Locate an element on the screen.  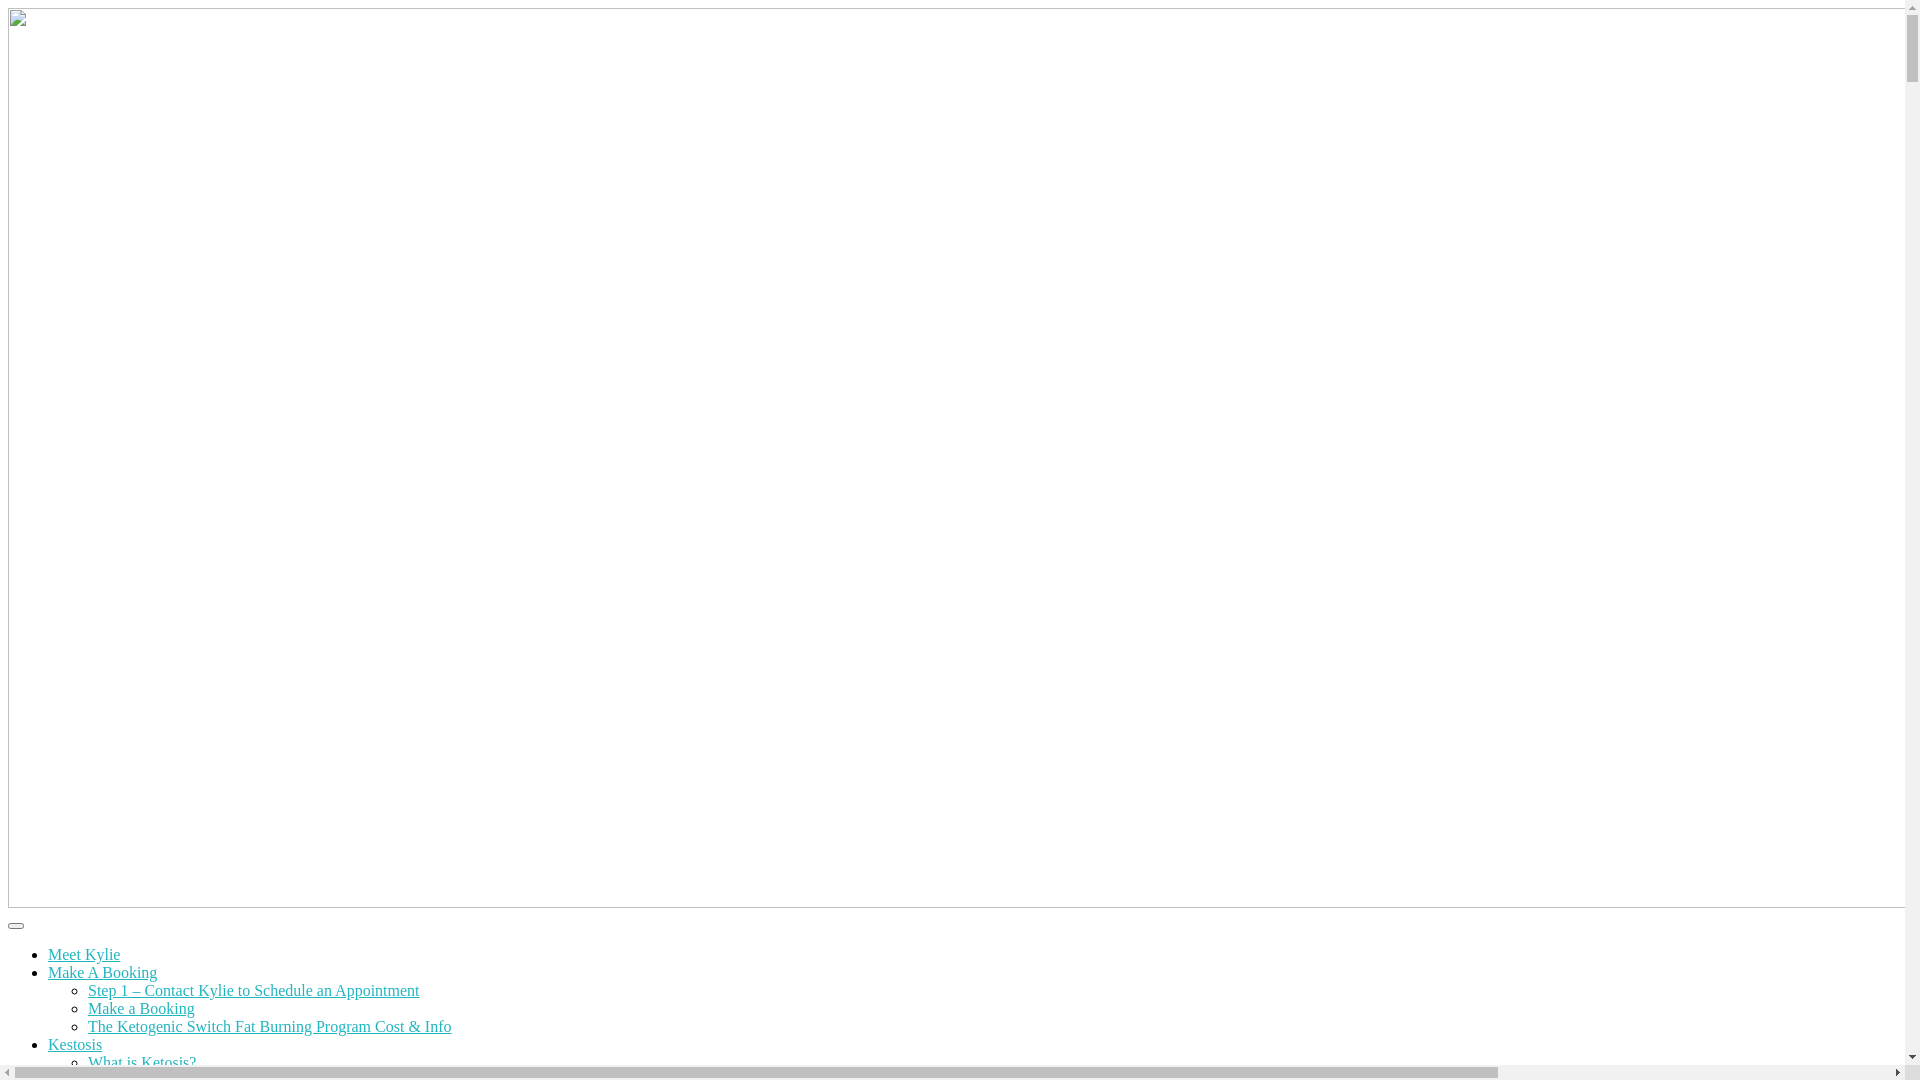
'Make A Booking' is located at coordinates (48, 971).